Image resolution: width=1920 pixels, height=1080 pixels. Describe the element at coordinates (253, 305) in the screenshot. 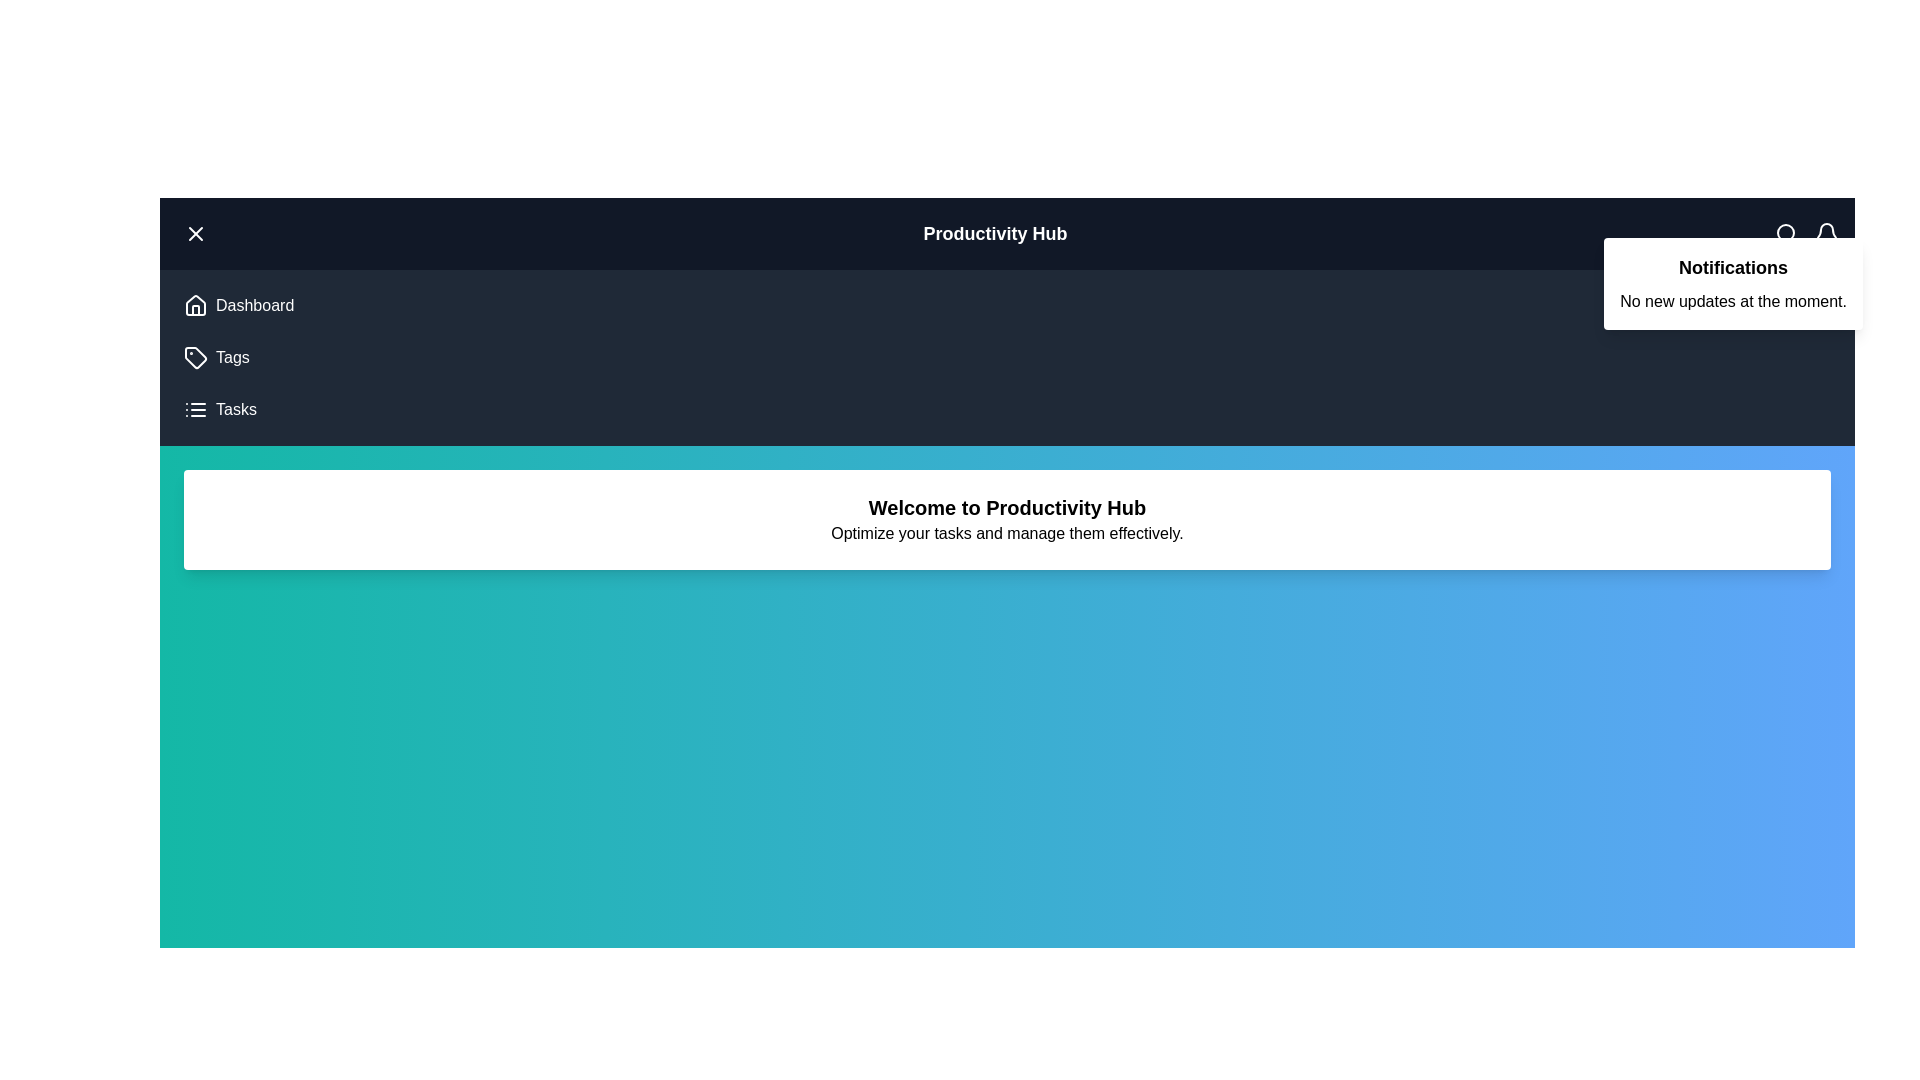

I see `the 'Dashboard' menu item to navigate to the Dashboard section` at that location.